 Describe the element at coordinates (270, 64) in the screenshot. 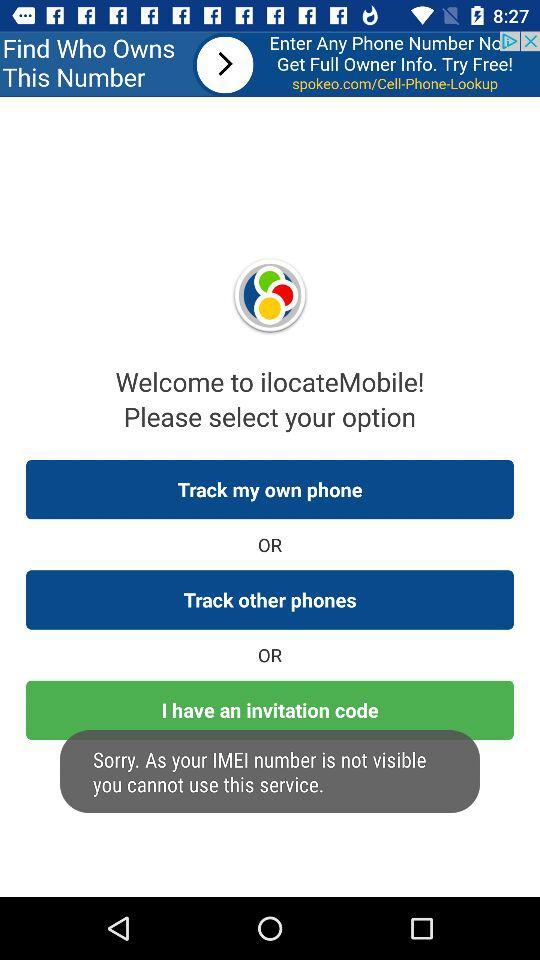

I see `advertisement` at that location.